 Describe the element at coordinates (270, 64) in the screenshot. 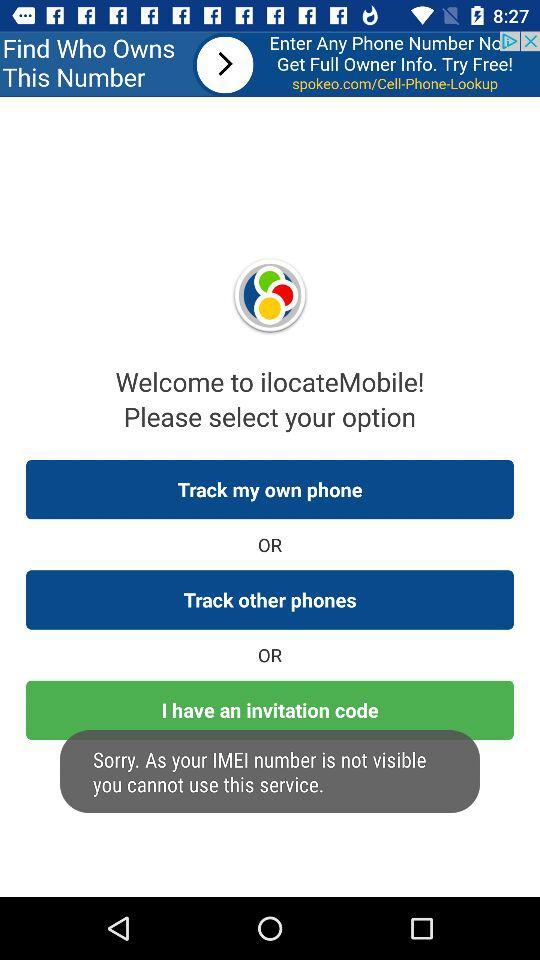

I see `advertisement` at that location.